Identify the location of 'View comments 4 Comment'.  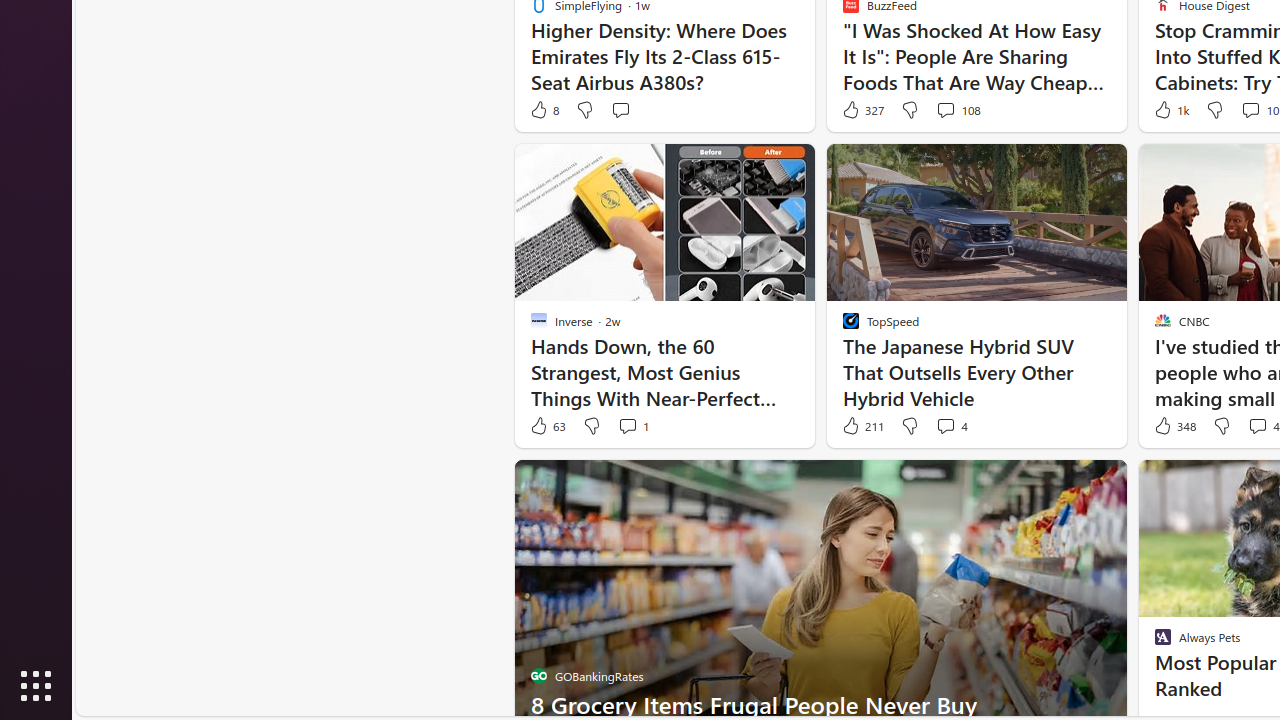
(944, 425).